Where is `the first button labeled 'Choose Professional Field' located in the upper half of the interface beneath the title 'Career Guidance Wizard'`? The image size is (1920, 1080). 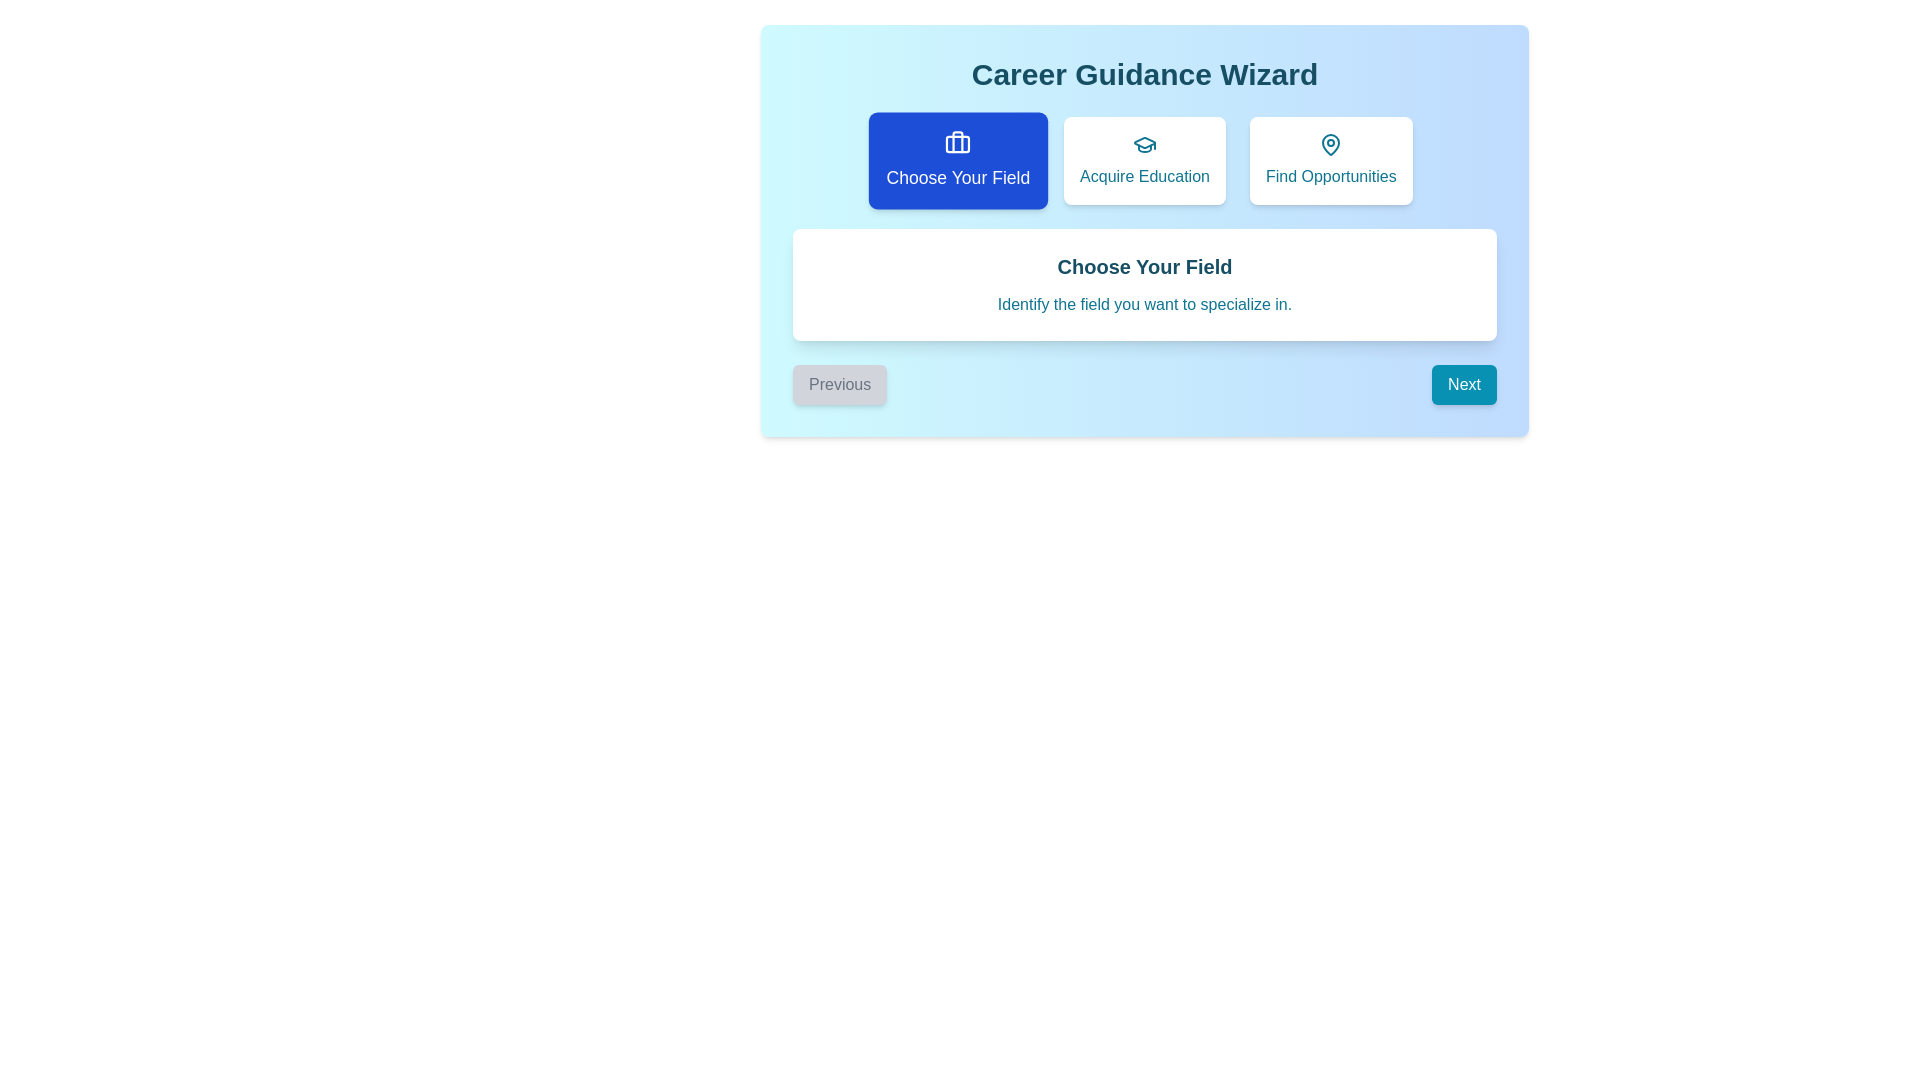 the first button labeled 'Choose Professional Field' located in the upper half of the interface beneath the title 'Career Guidance Wizard' is located at coordinates (957, 160).